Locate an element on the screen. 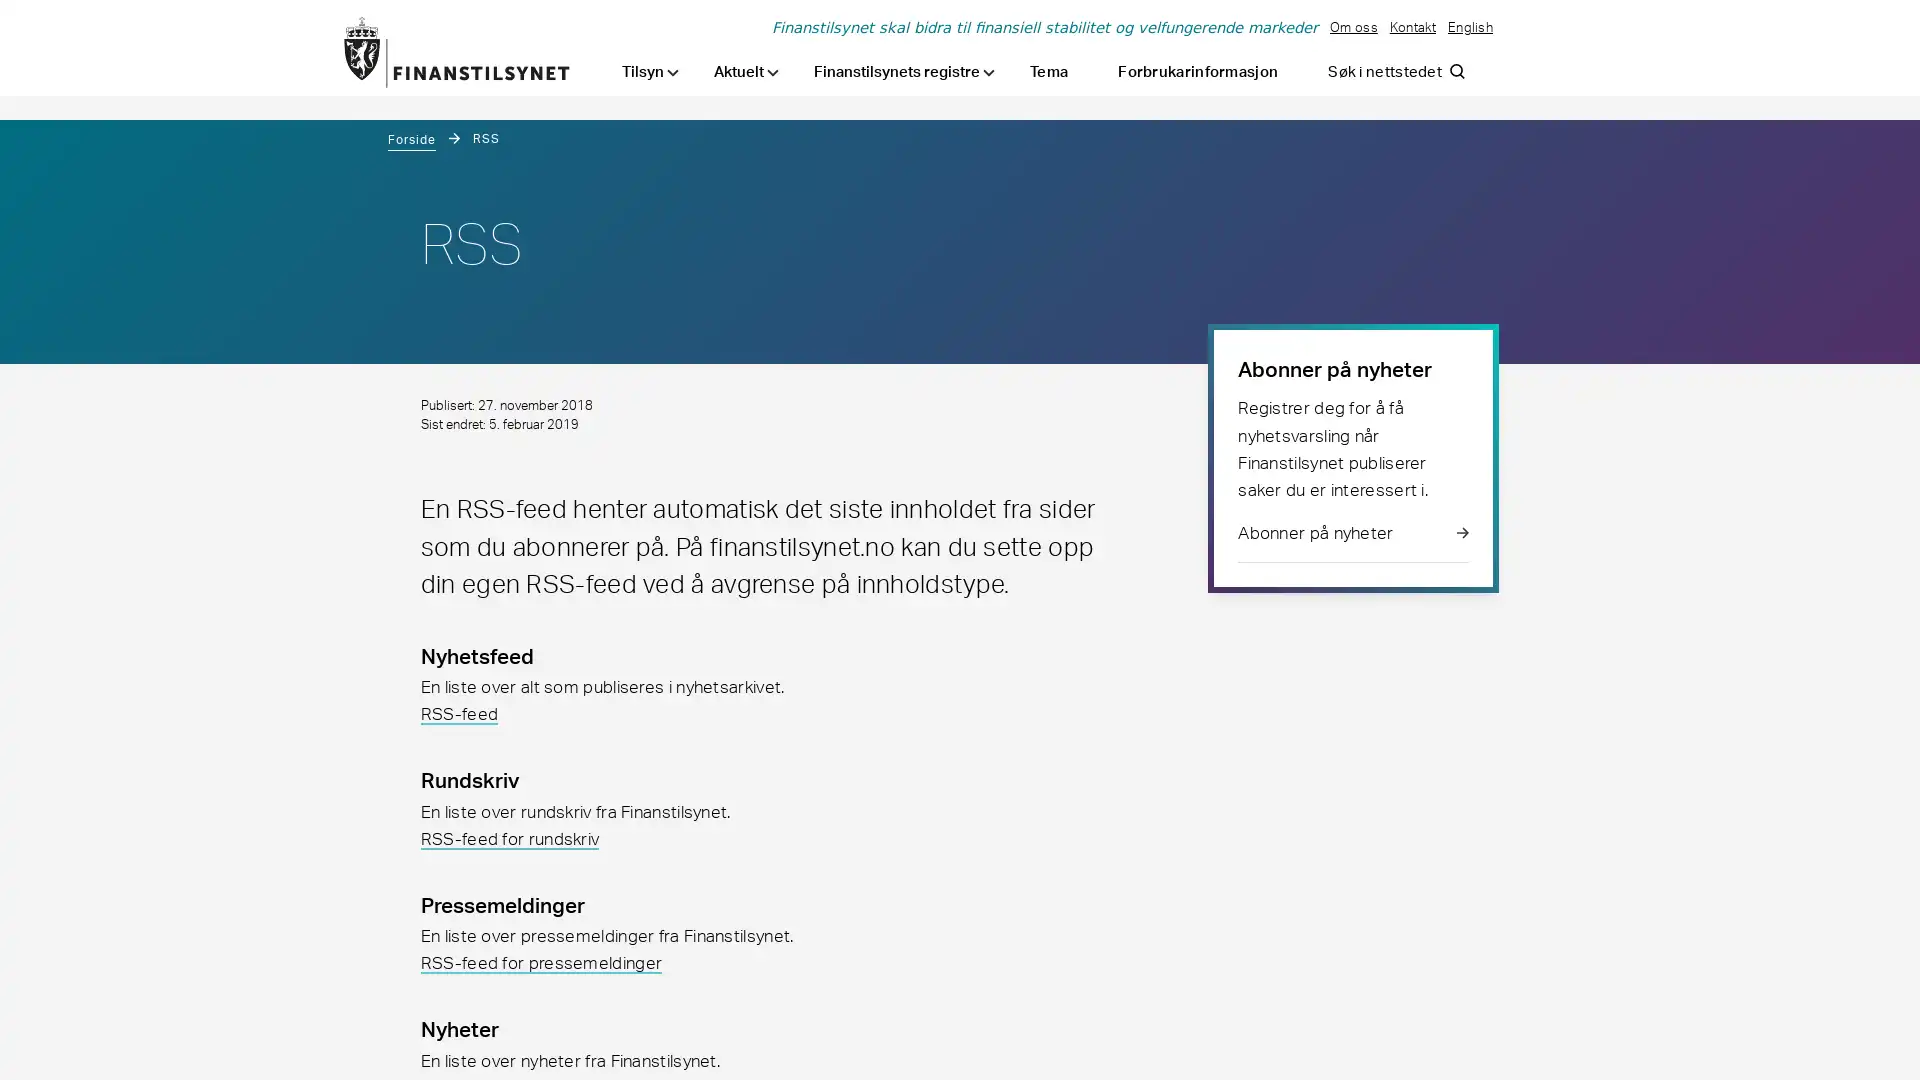  Tilsyn Tilsyn is located at coordinates (650, 71).